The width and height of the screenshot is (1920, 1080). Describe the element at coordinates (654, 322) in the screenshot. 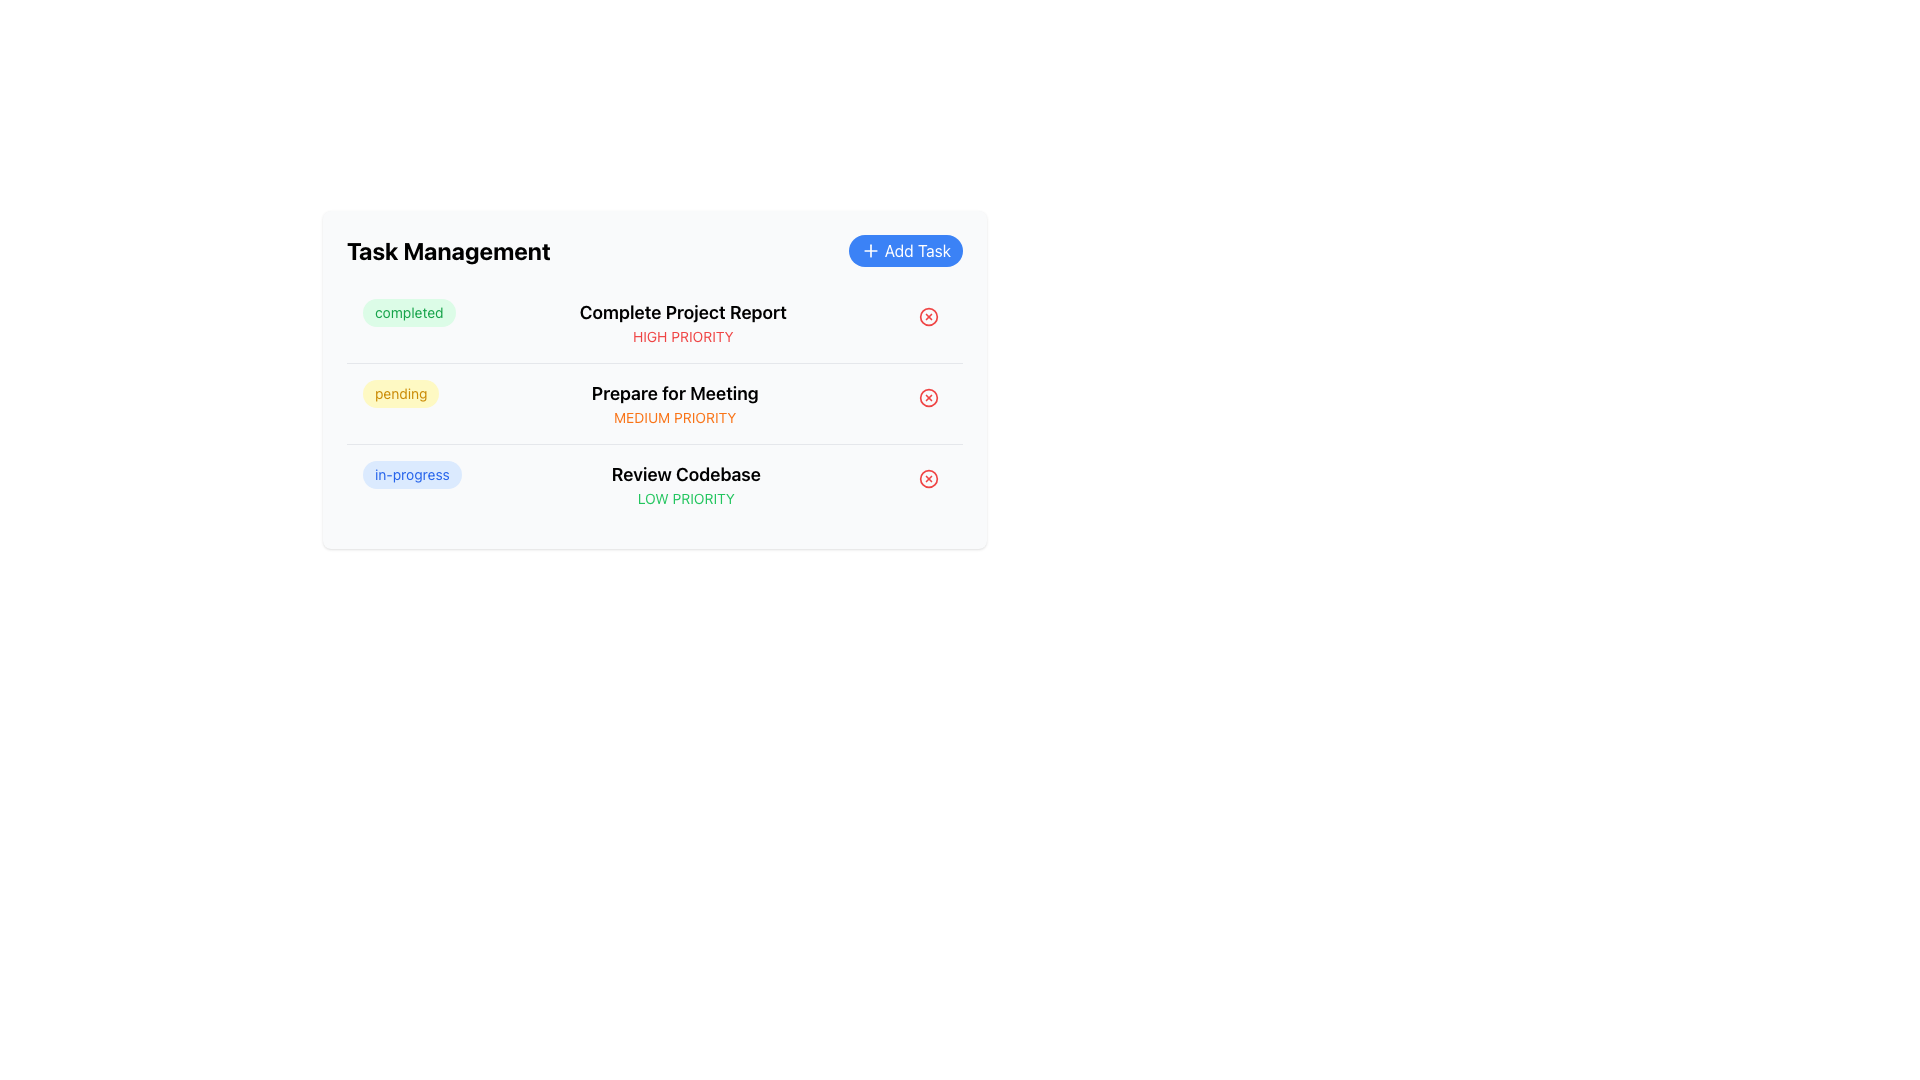

I see `the first task entry in the 'Task Management' list` at that location.